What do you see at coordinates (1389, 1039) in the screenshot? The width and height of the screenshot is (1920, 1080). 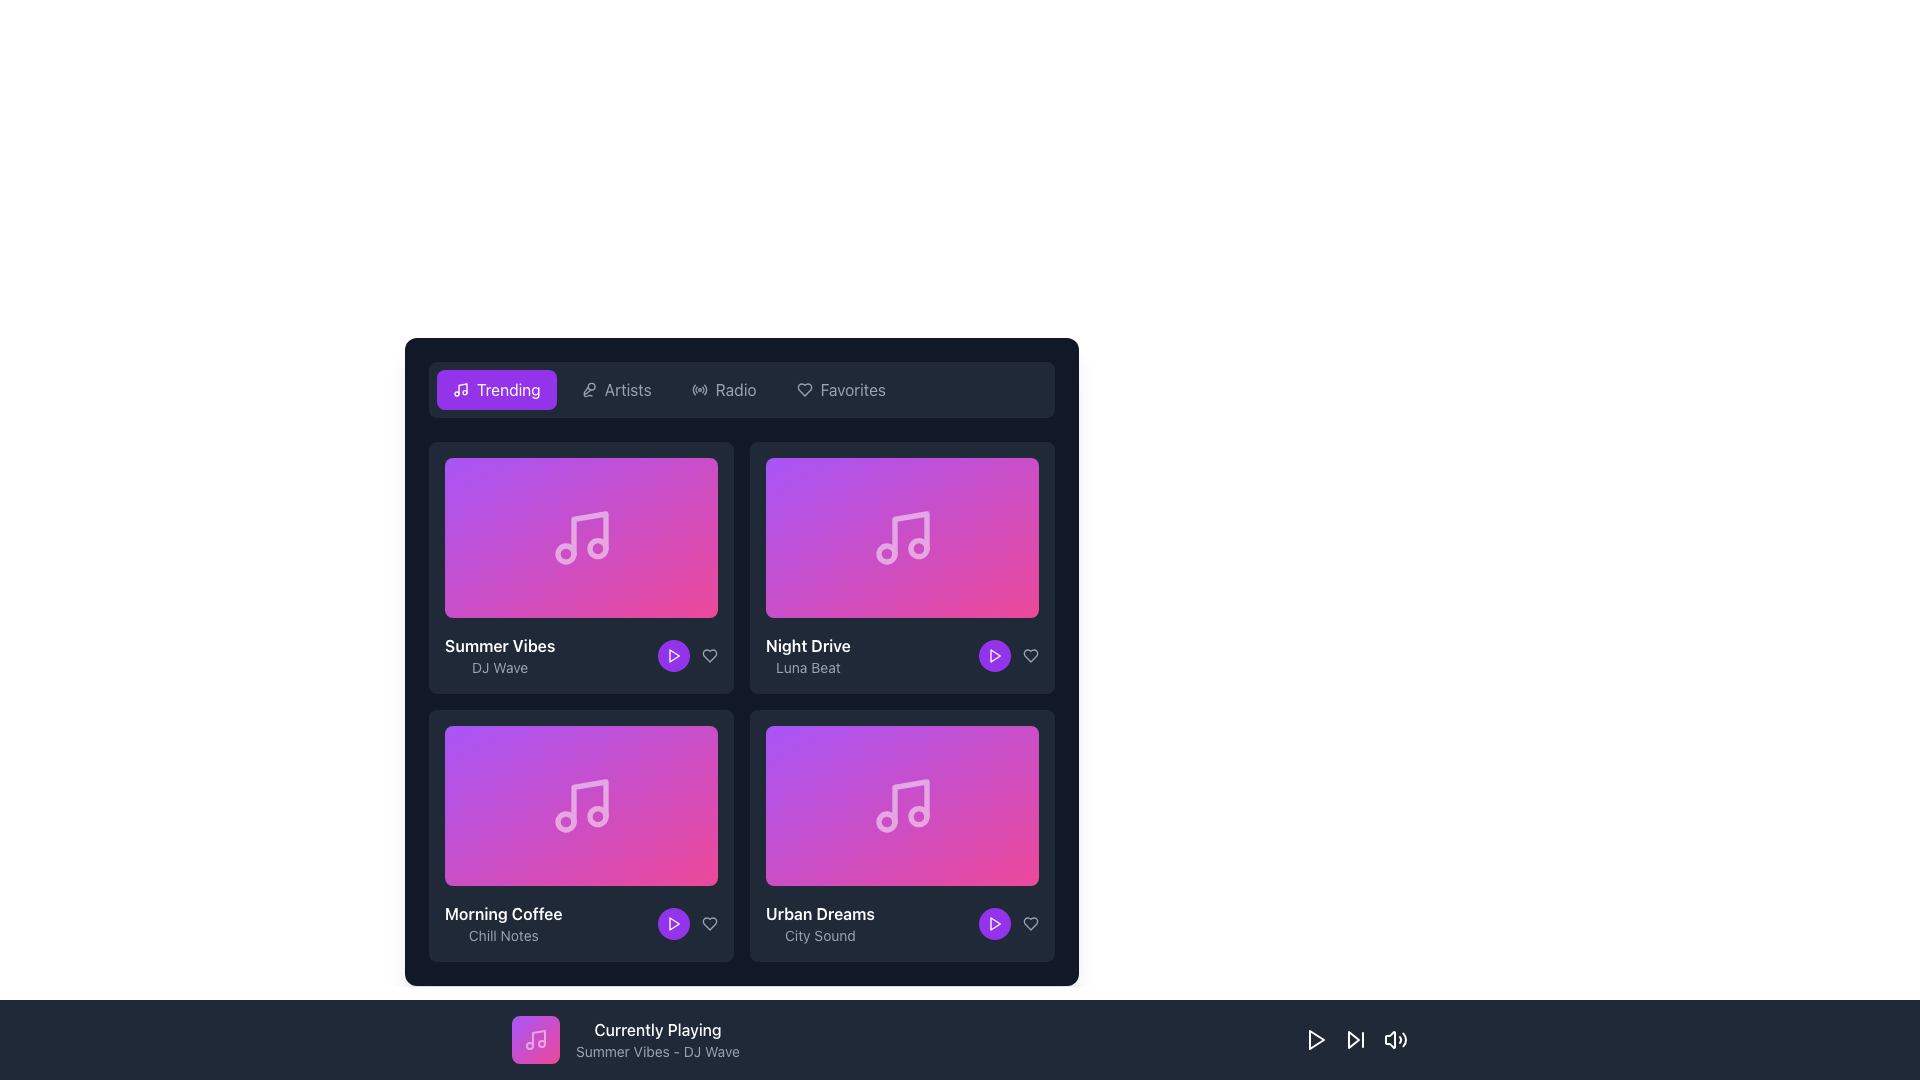 I see `the speaker icon located to the left of the playback controls in the bottom navigation bar` at bounding box center [1389, 1039].